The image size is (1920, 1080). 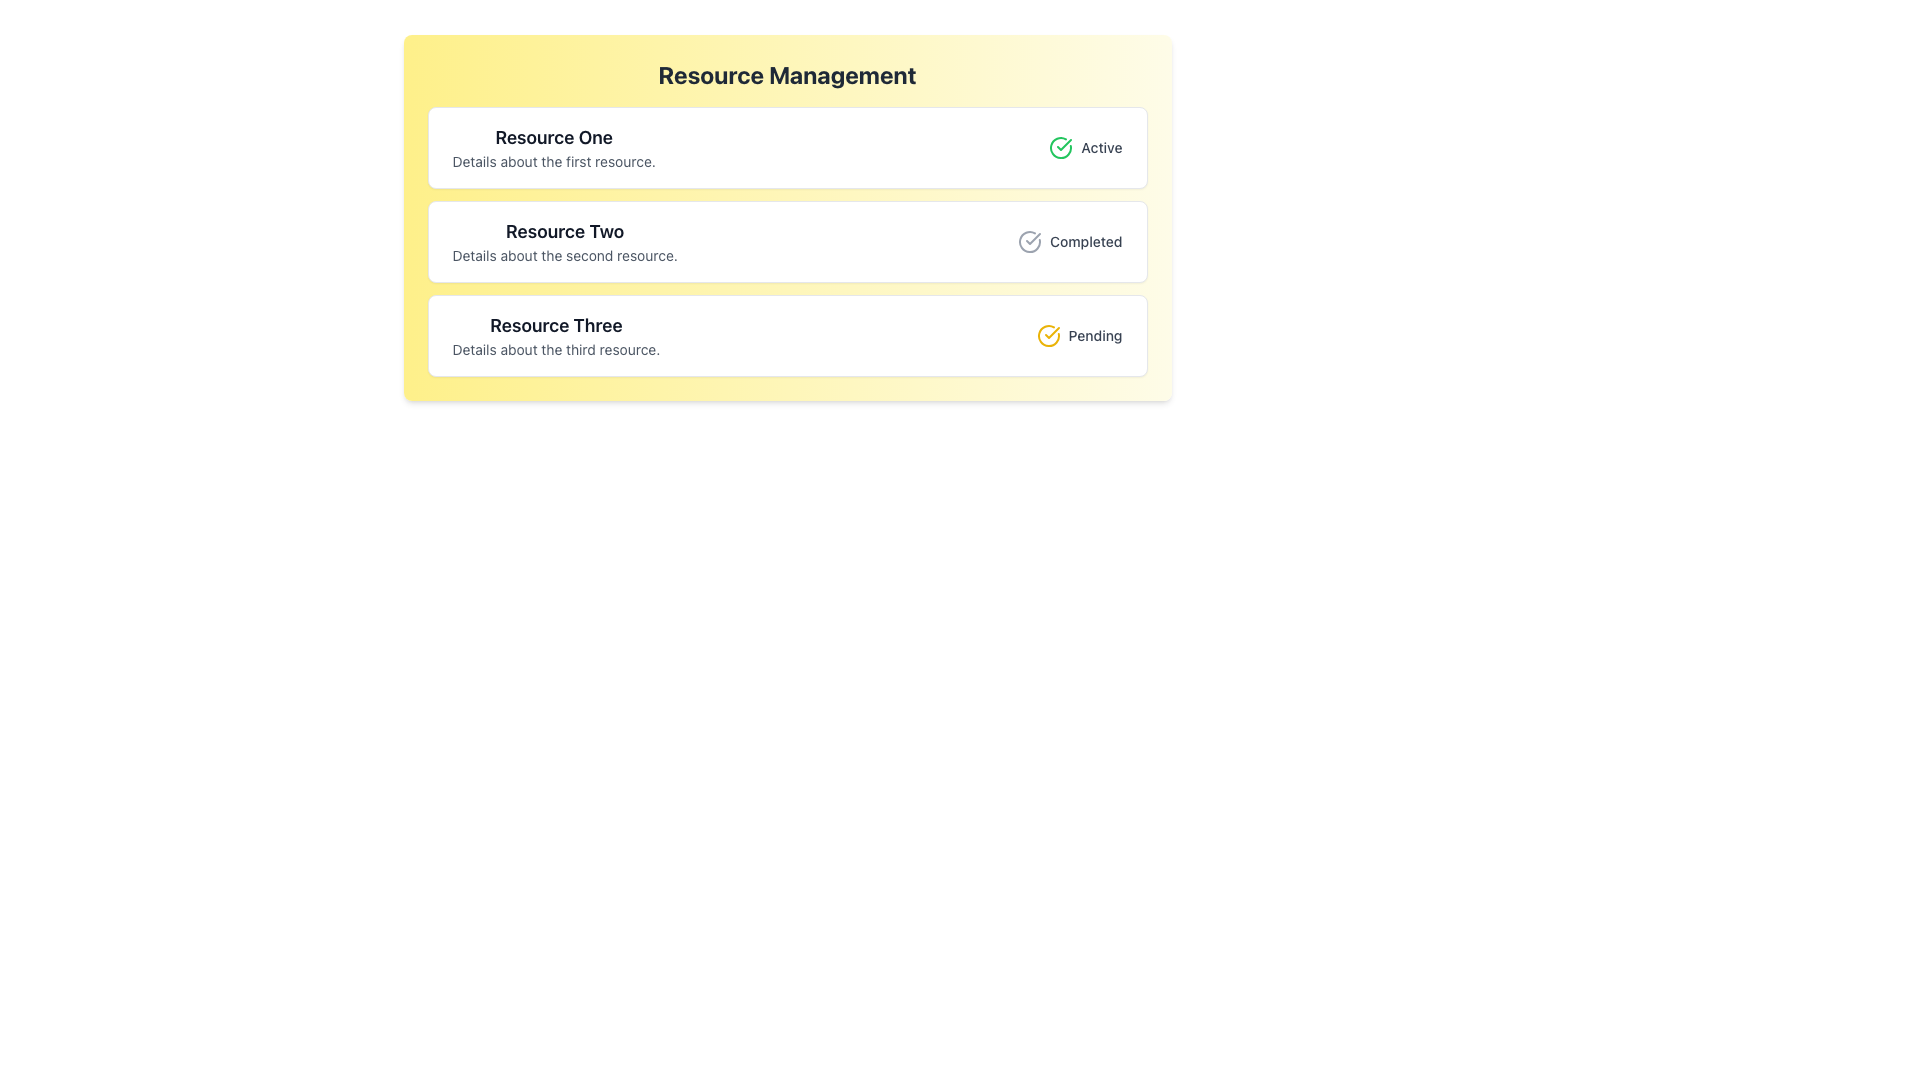 I want to click on the circular green-bordered icon with a checkmark inside, indicating an active status, located, so click(x=1060, y=146).